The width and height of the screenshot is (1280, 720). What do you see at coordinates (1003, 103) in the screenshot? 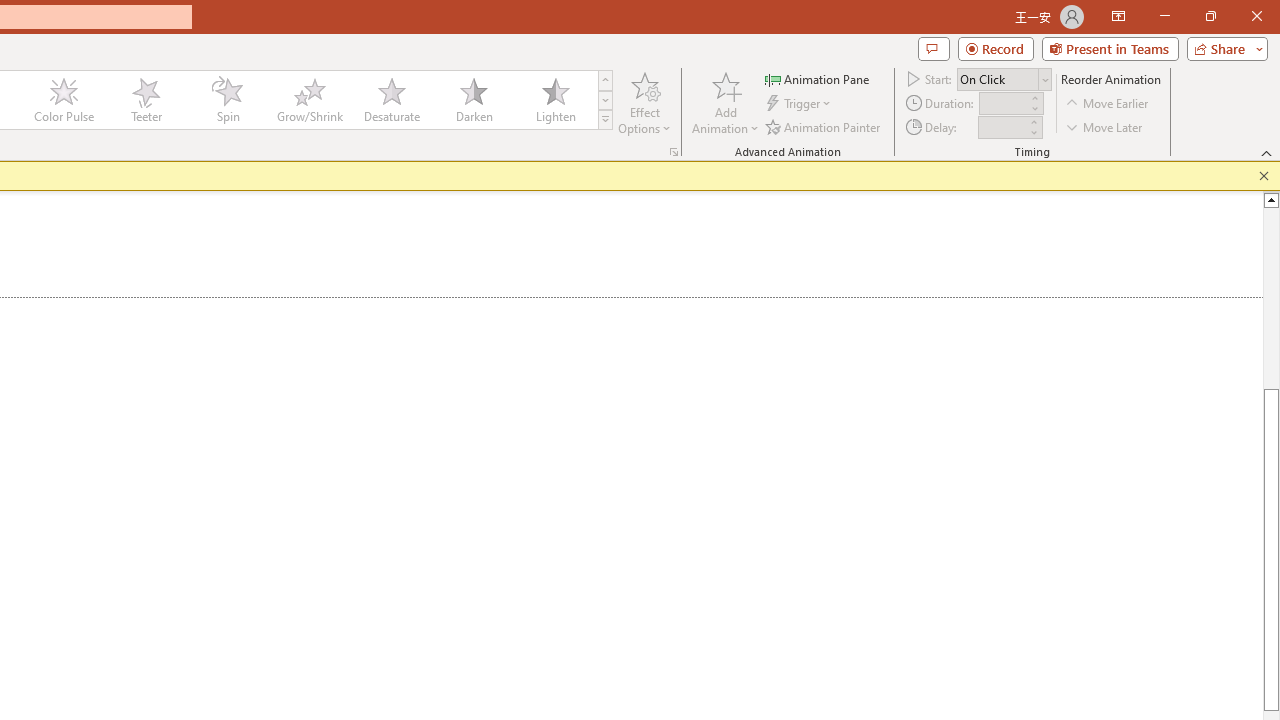
I see `'Animation Duration'` at bounding box center [1003, 103].